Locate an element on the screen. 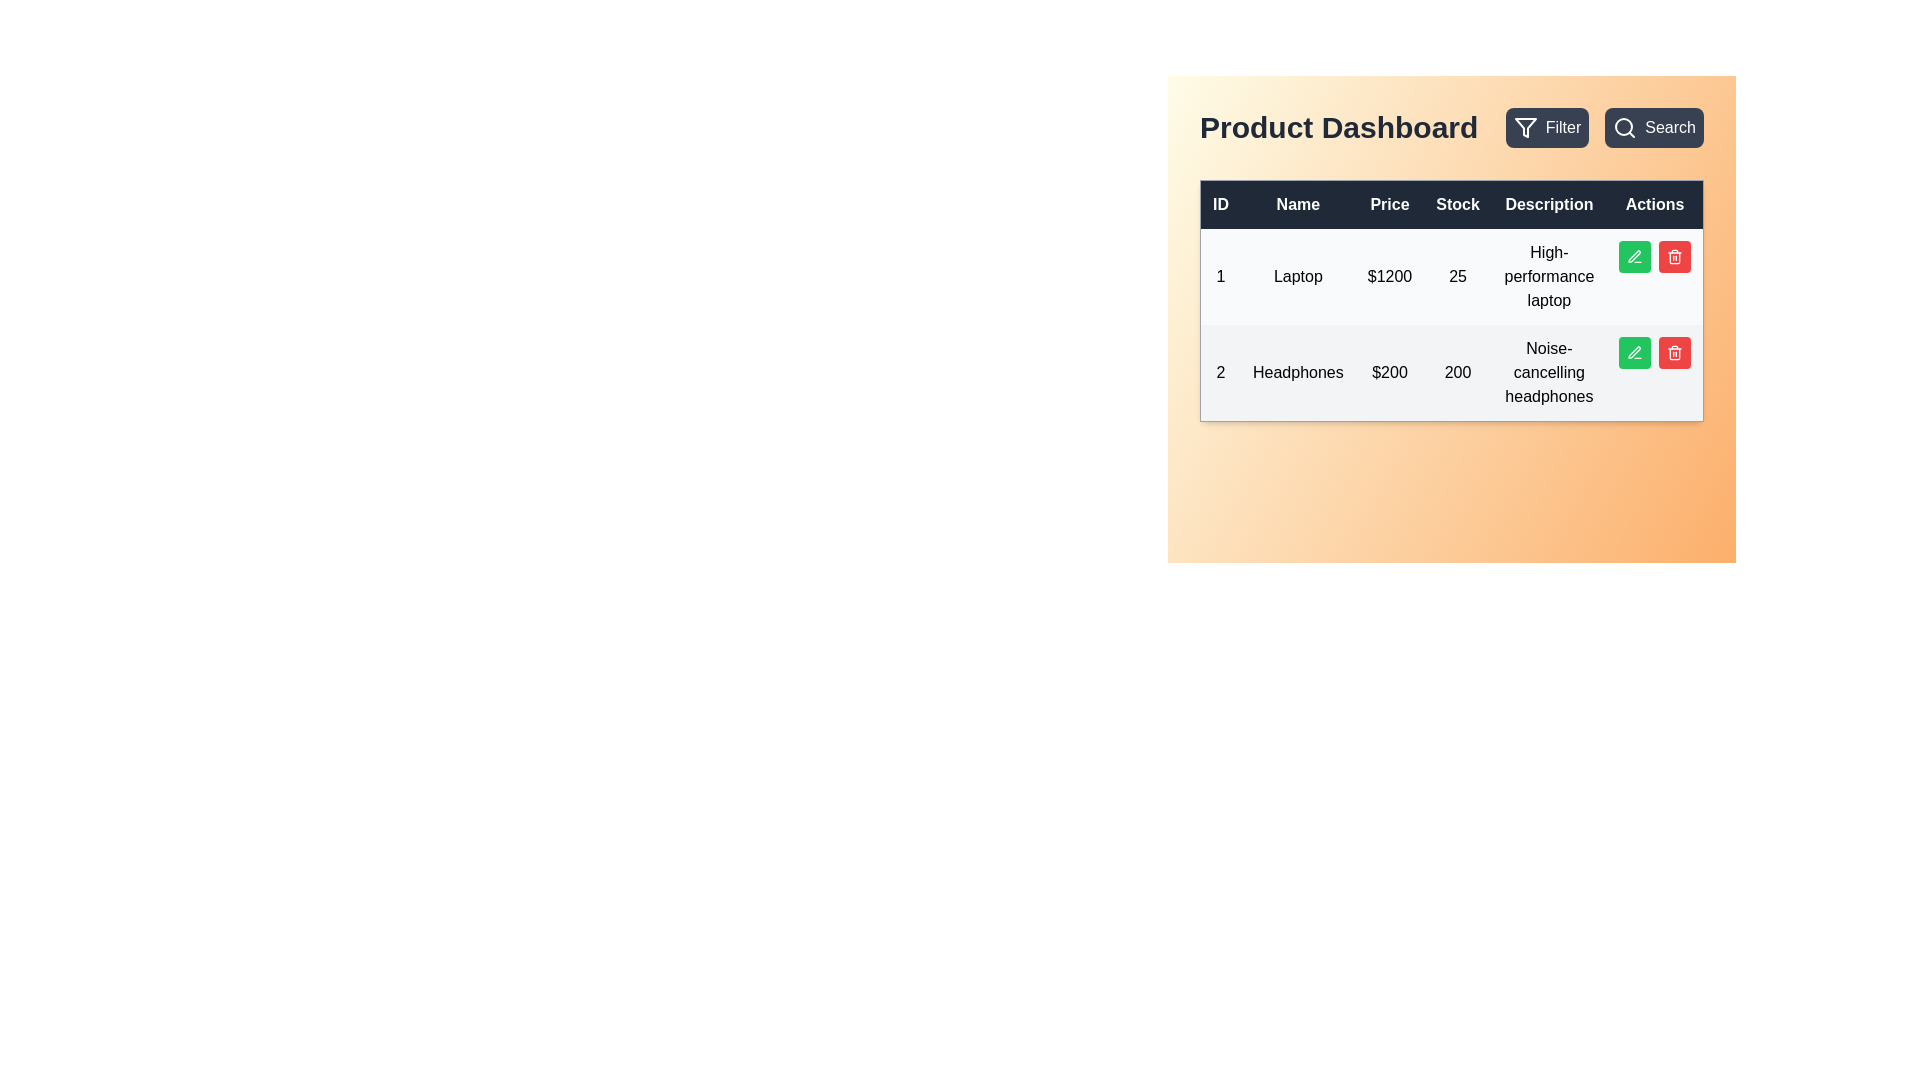 Image resolution: width=1920 pixels, height=1080 pixels. the static text label header labeled 'Name', which is styled with a dark background and white text, positioned in the second position among headers in a table layout is located at coordinates (1298, 204).